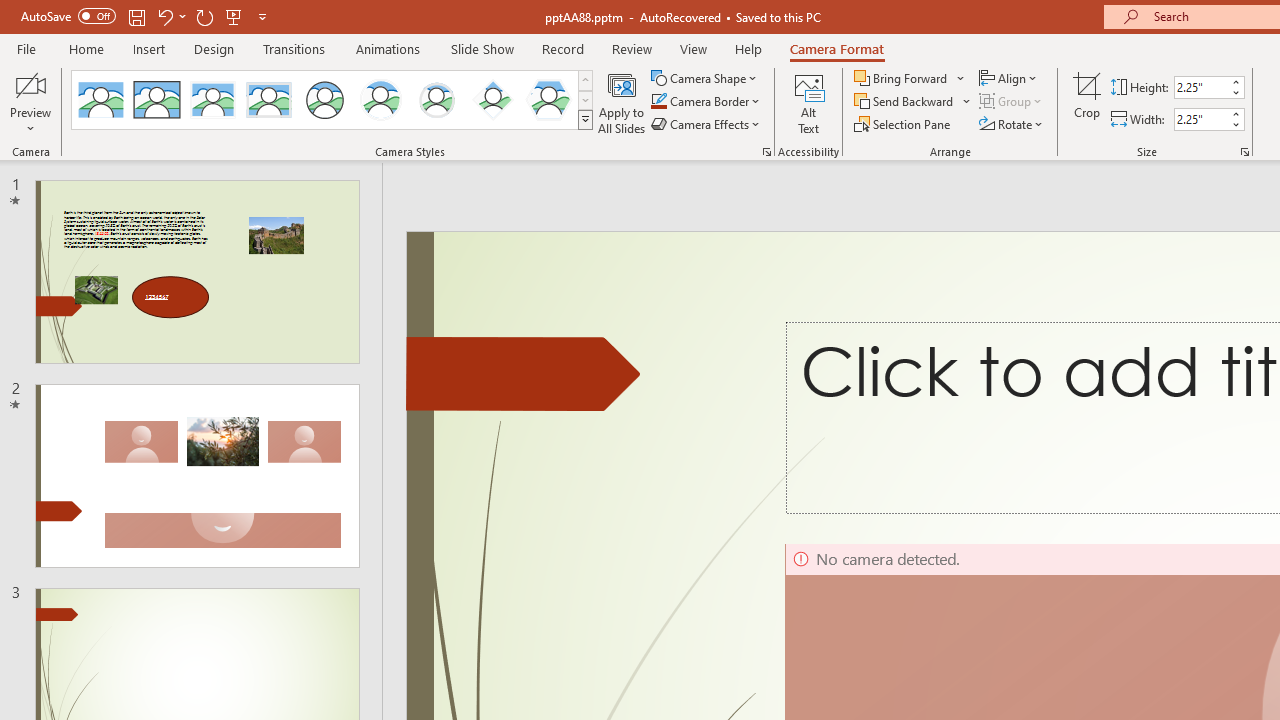 Image resolution: width=1280 pixels, height=720 pixels. What do you see at coordinates (837, 48) in the screenshot?
I see `'Camera Format'` at bounding box center [837, 48].